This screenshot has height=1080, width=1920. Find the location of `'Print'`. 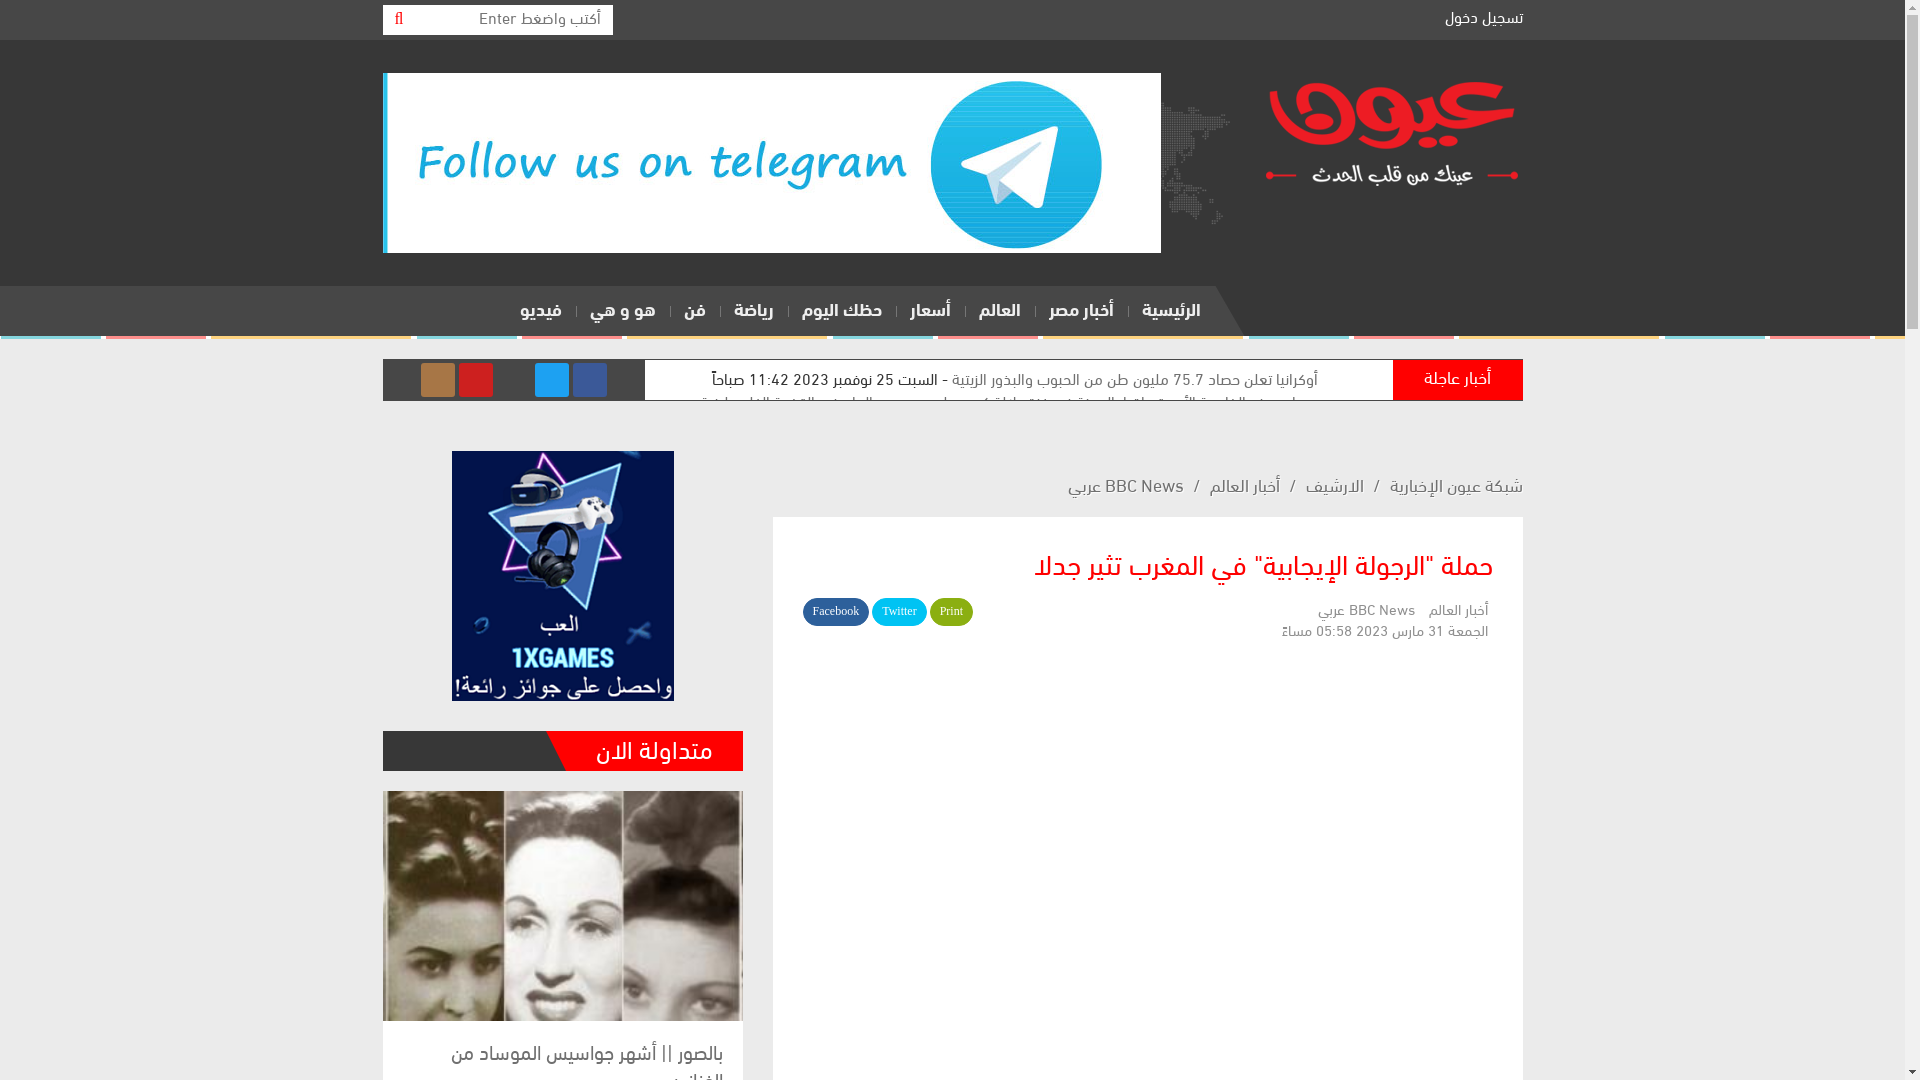

'Print' is located at coordinates (929, 611).